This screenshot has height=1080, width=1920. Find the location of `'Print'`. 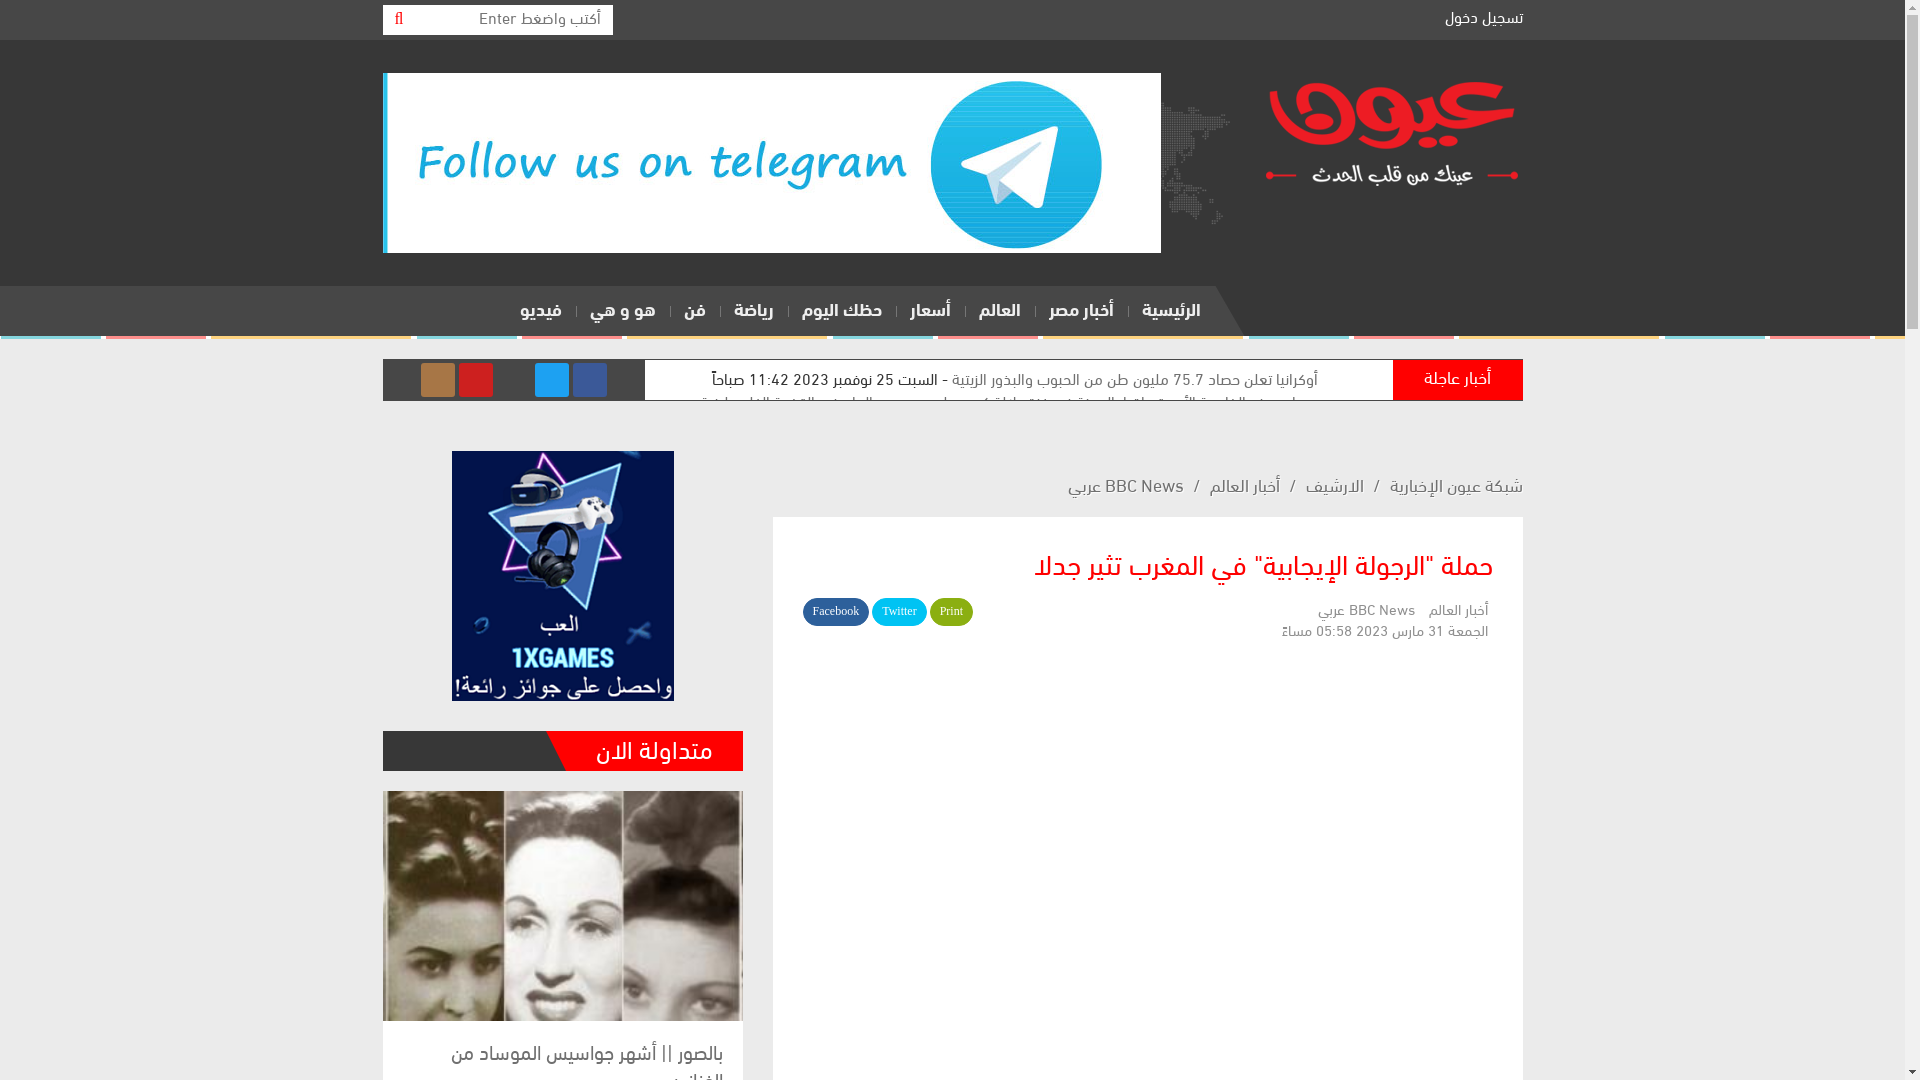

'Print' is located at coordinates (929, 611).